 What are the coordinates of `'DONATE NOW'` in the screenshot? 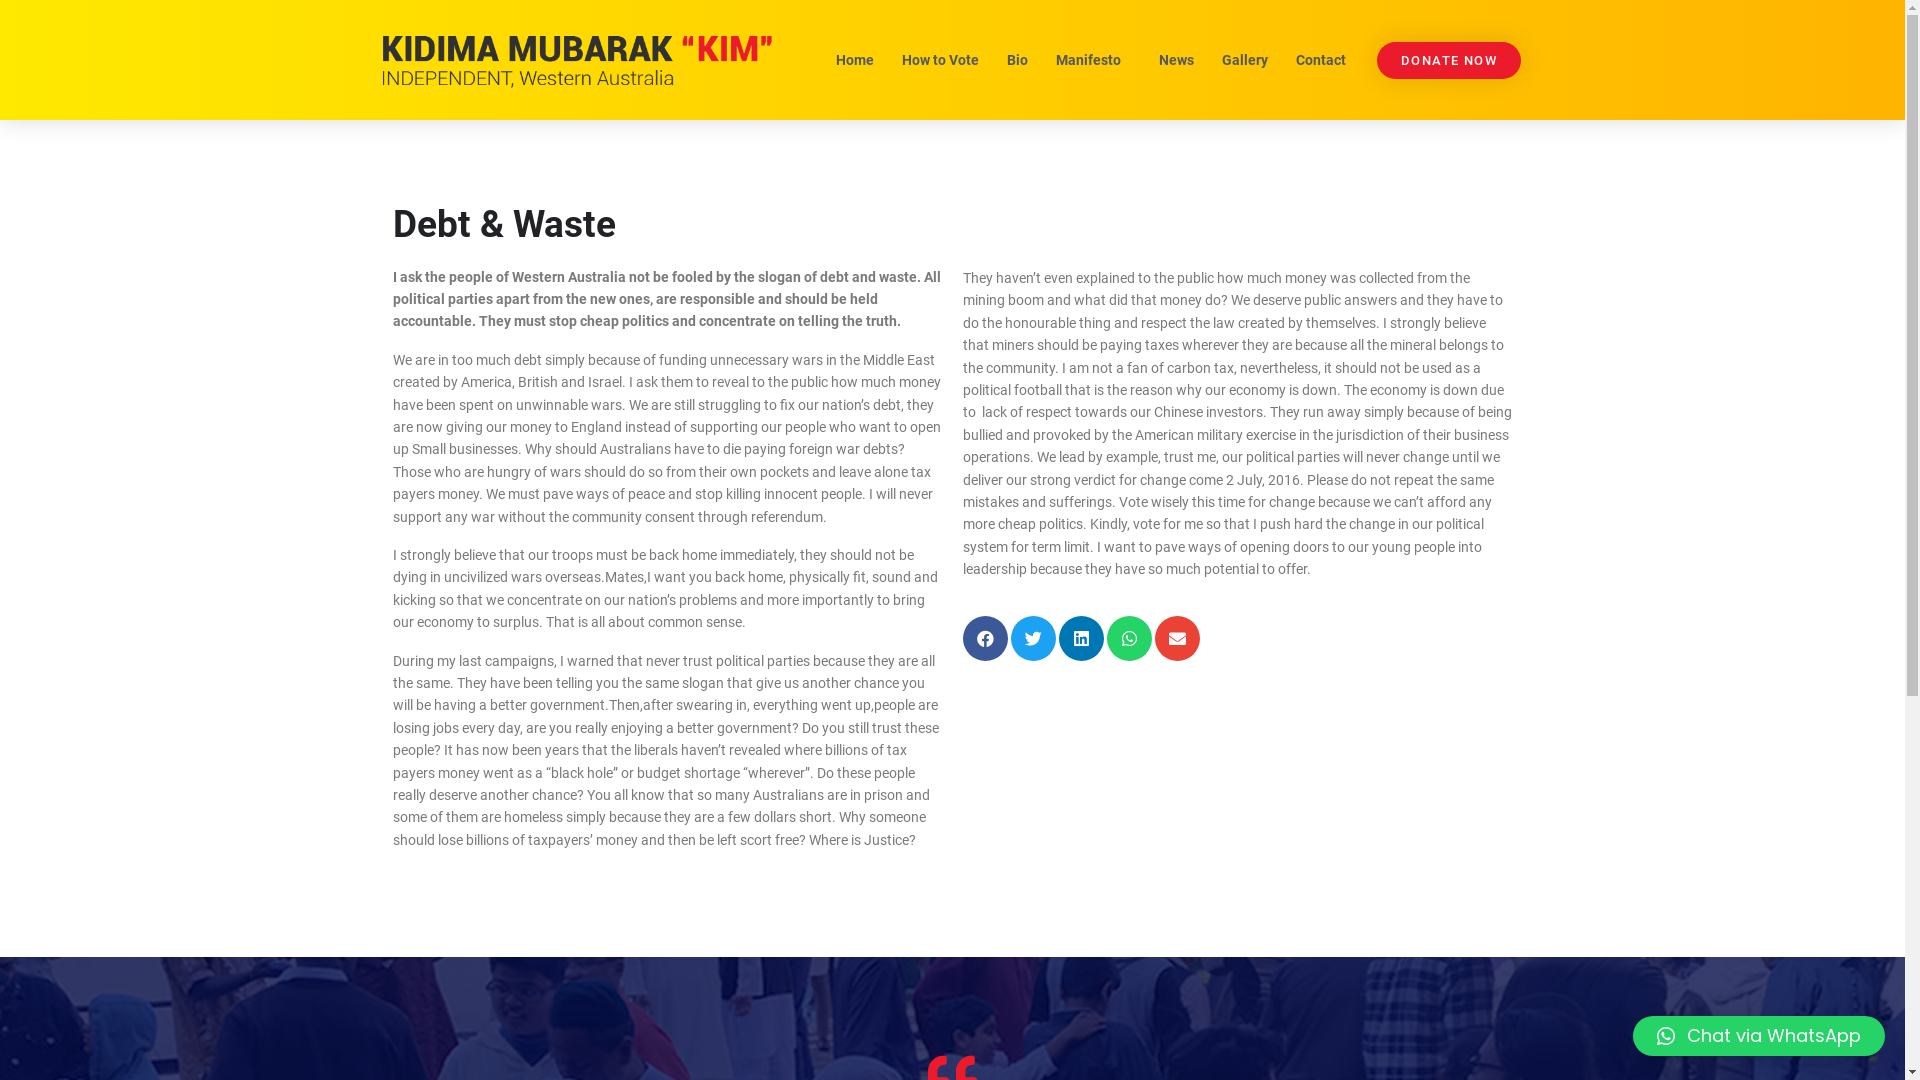 It's located at (1449, 59).